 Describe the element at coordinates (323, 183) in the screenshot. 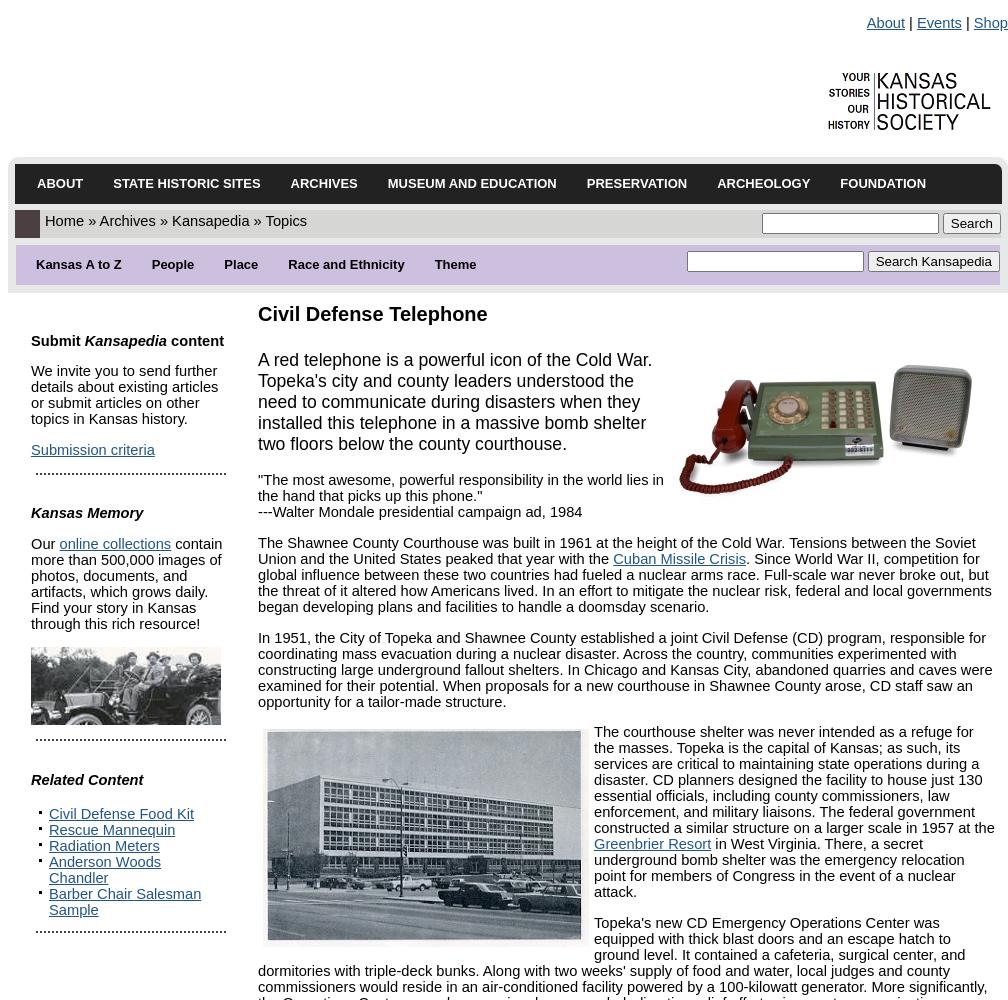

I see `'ARCHIVES'` at that location.